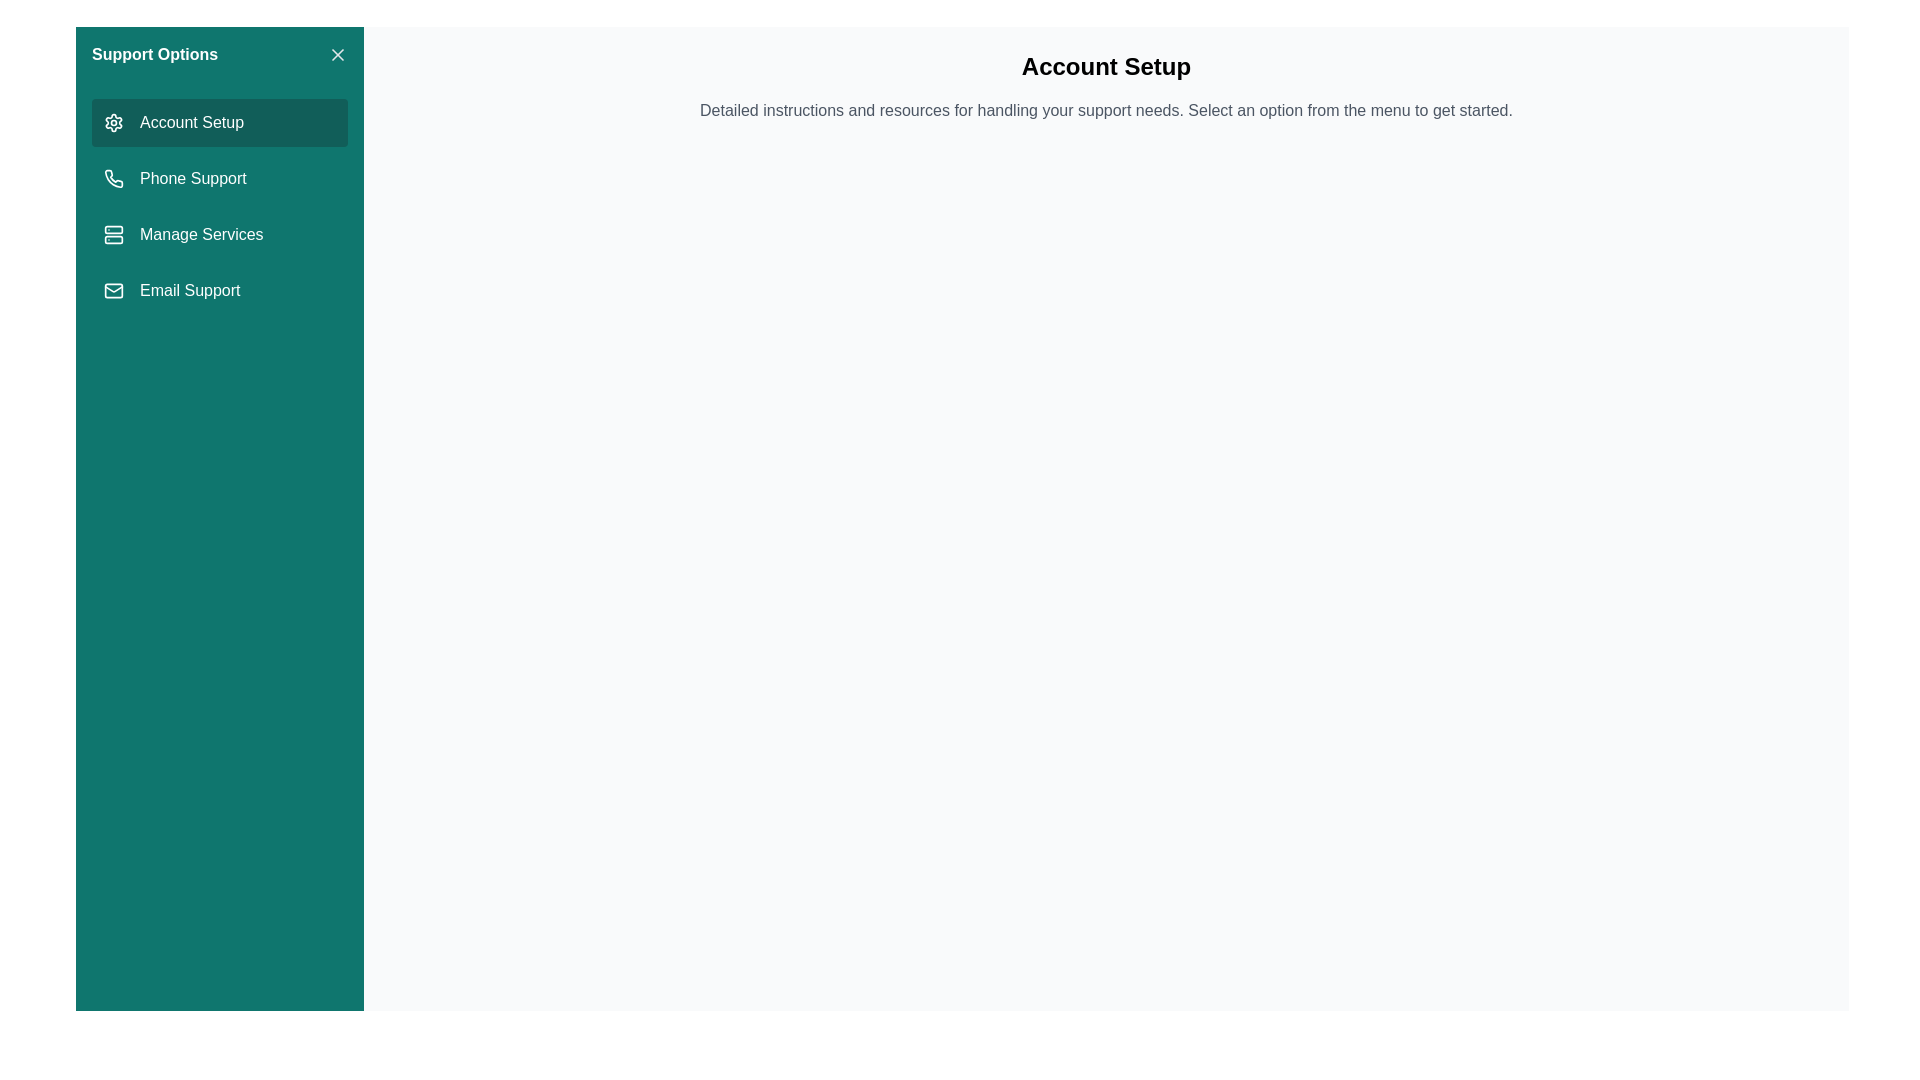  Describe the element at coordinates (201, 234) in the screenshot. I see `the 'Manage Services' text label within the menu option bar` at that location.